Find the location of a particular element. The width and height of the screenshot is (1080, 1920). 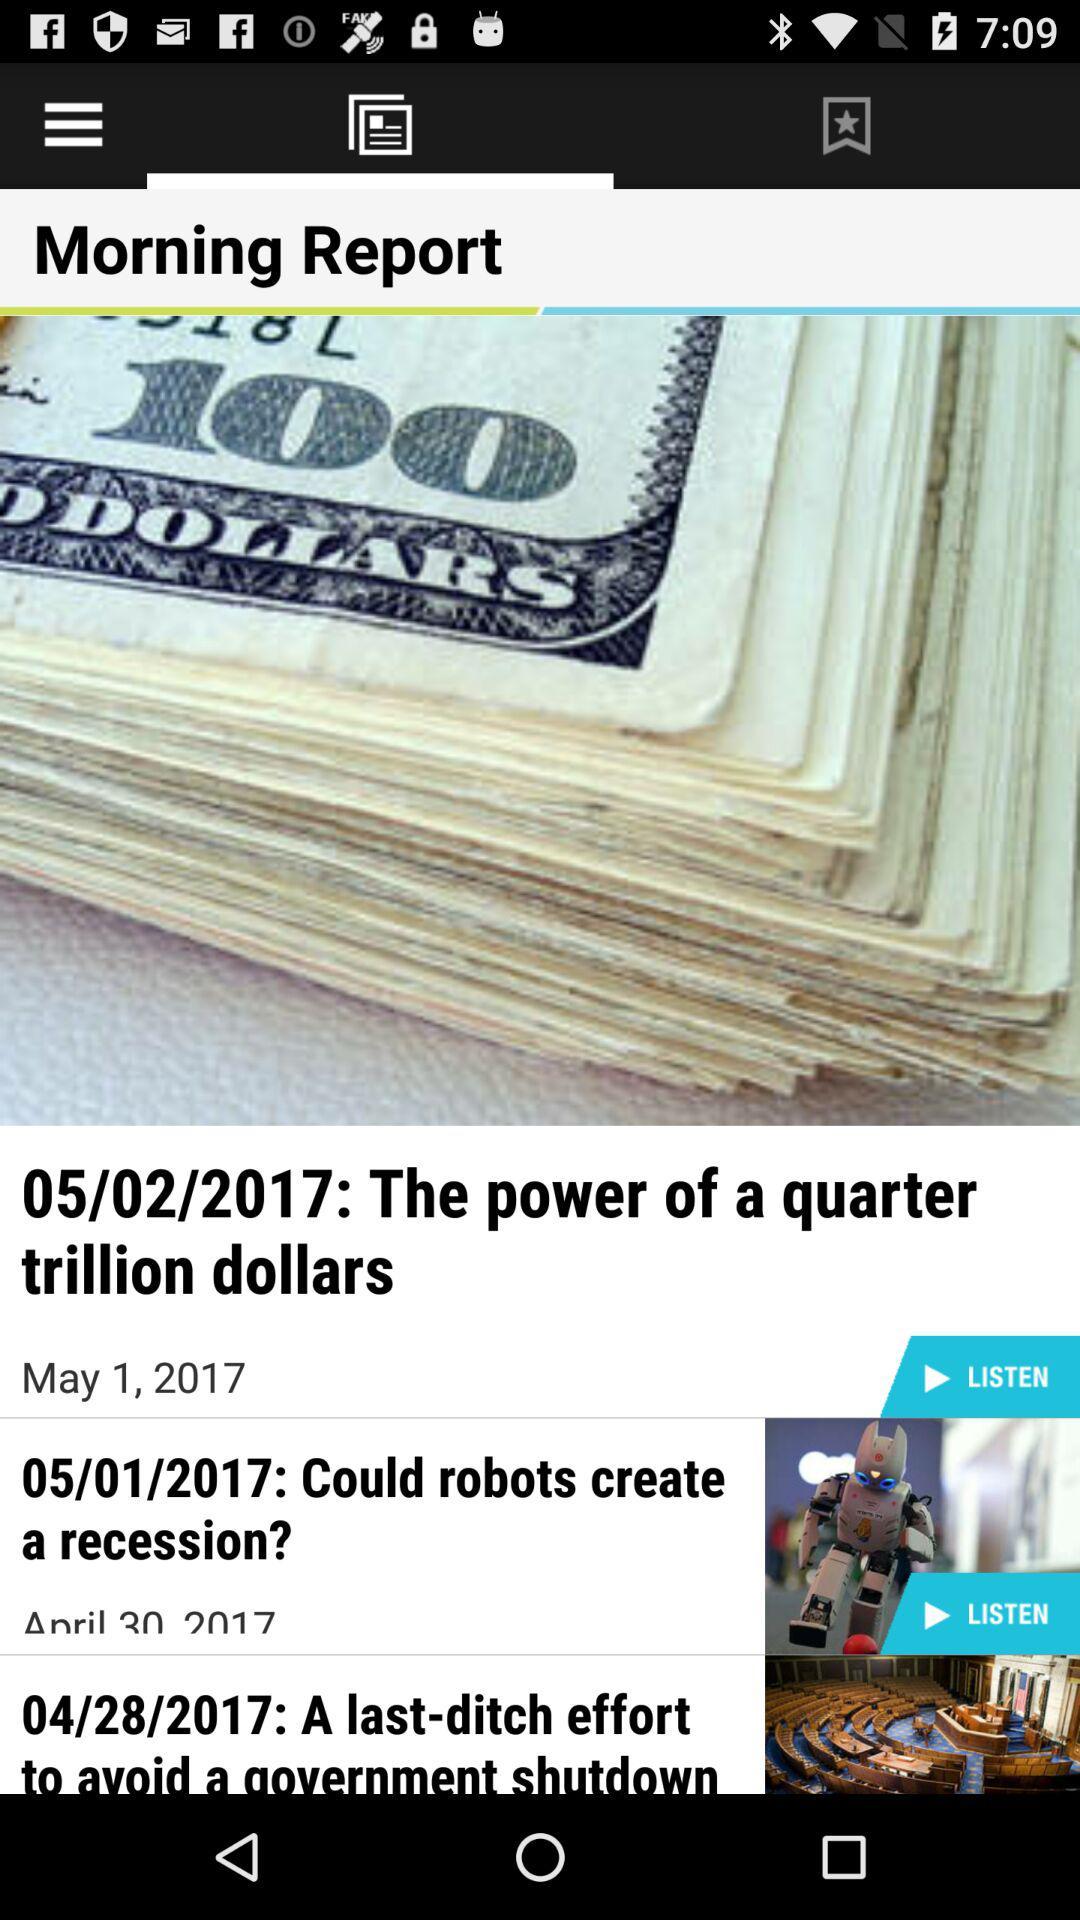

get bookmarks is located at coordinates (846, 124).